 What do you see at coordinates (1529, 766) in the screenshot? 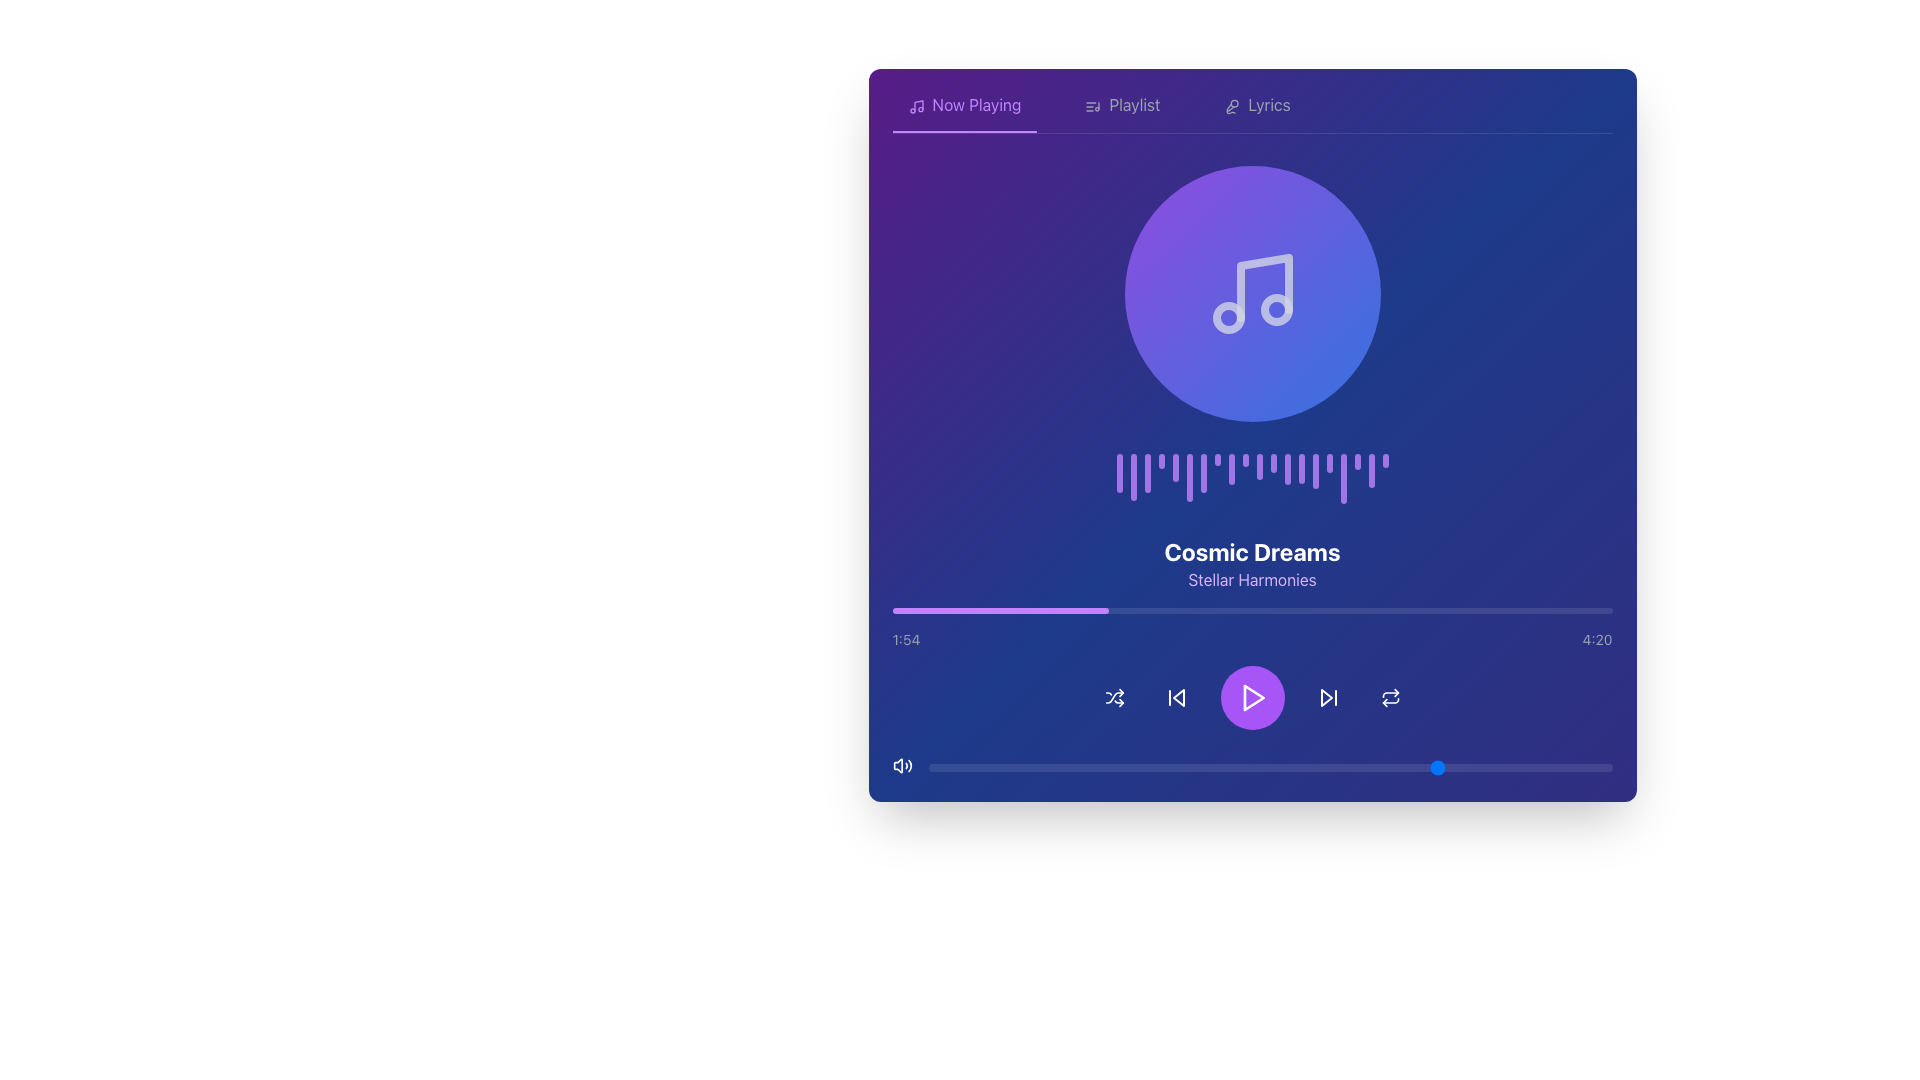
I see `the slider` at bounding box center [1529, 766].